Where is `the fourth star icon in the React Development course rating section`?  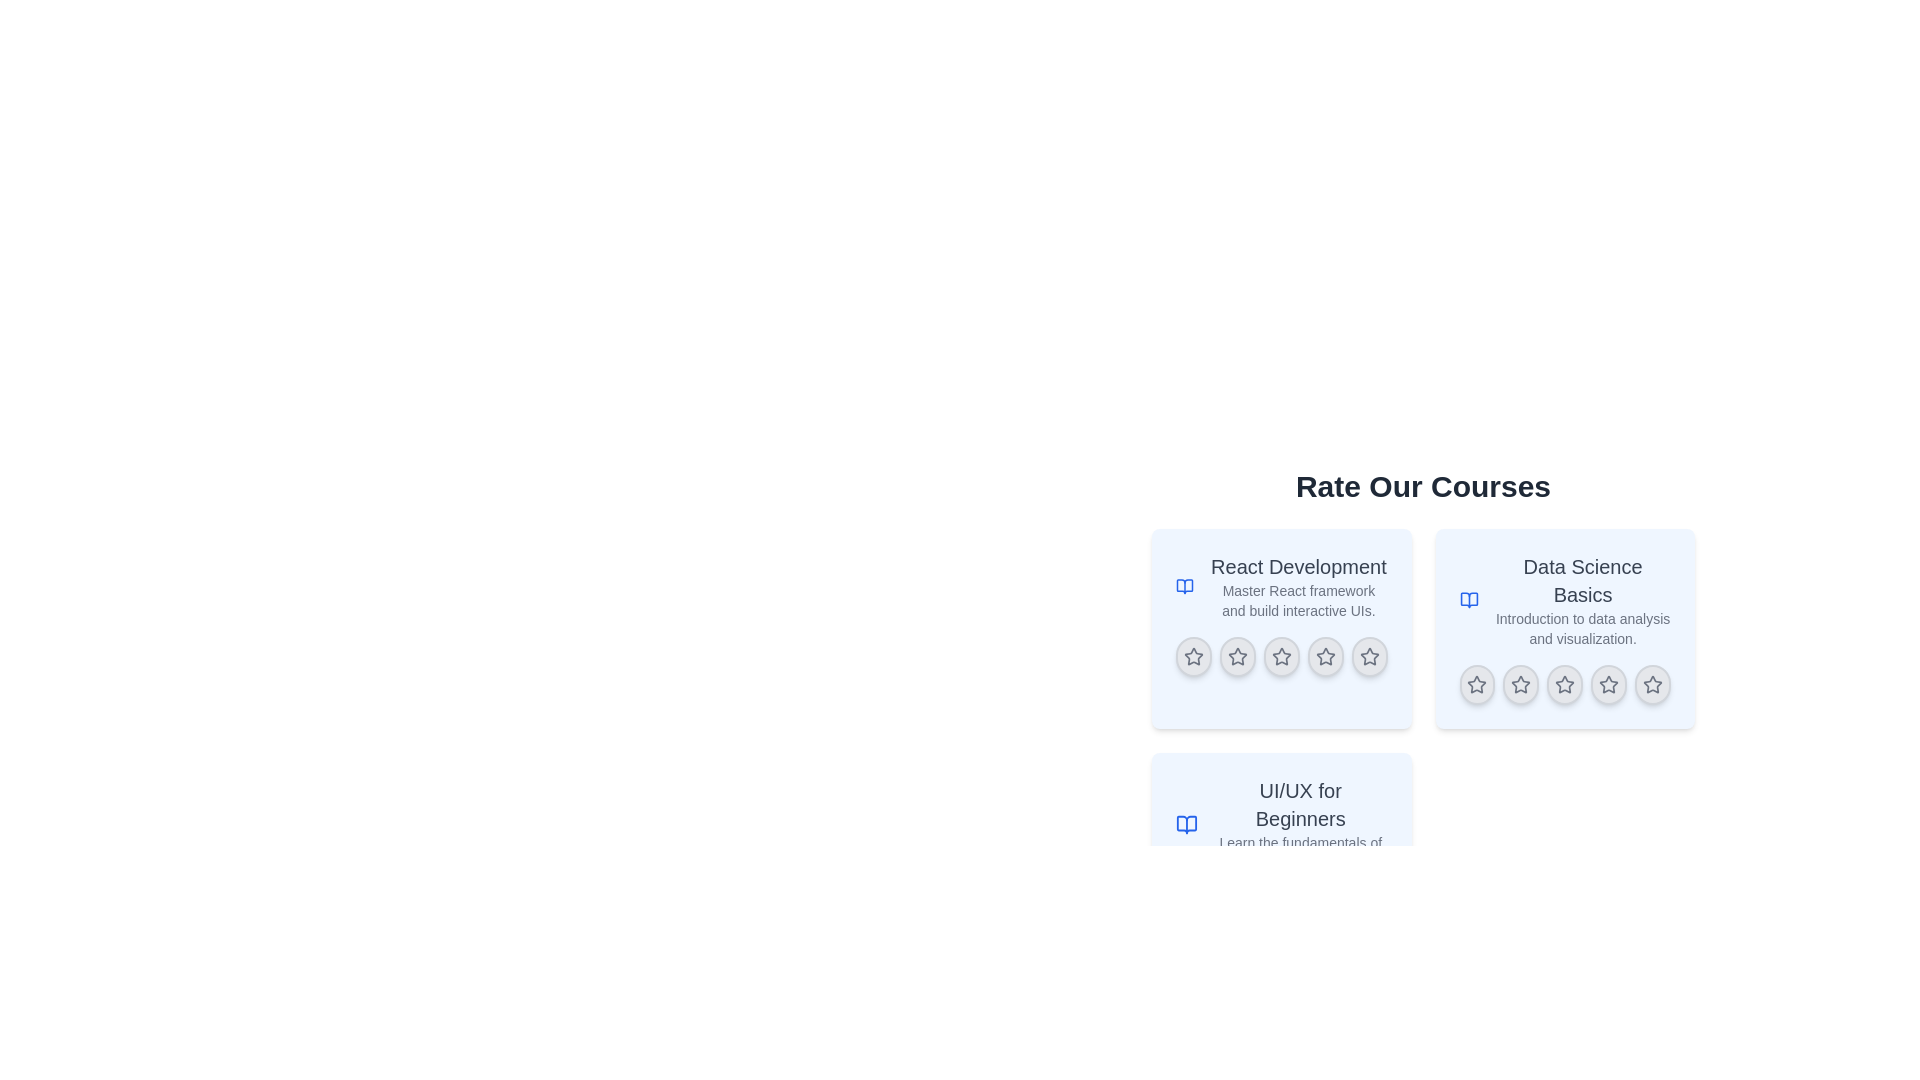
the fourth star icon in the React Development course rating section is located at coordinates (1325, 656).